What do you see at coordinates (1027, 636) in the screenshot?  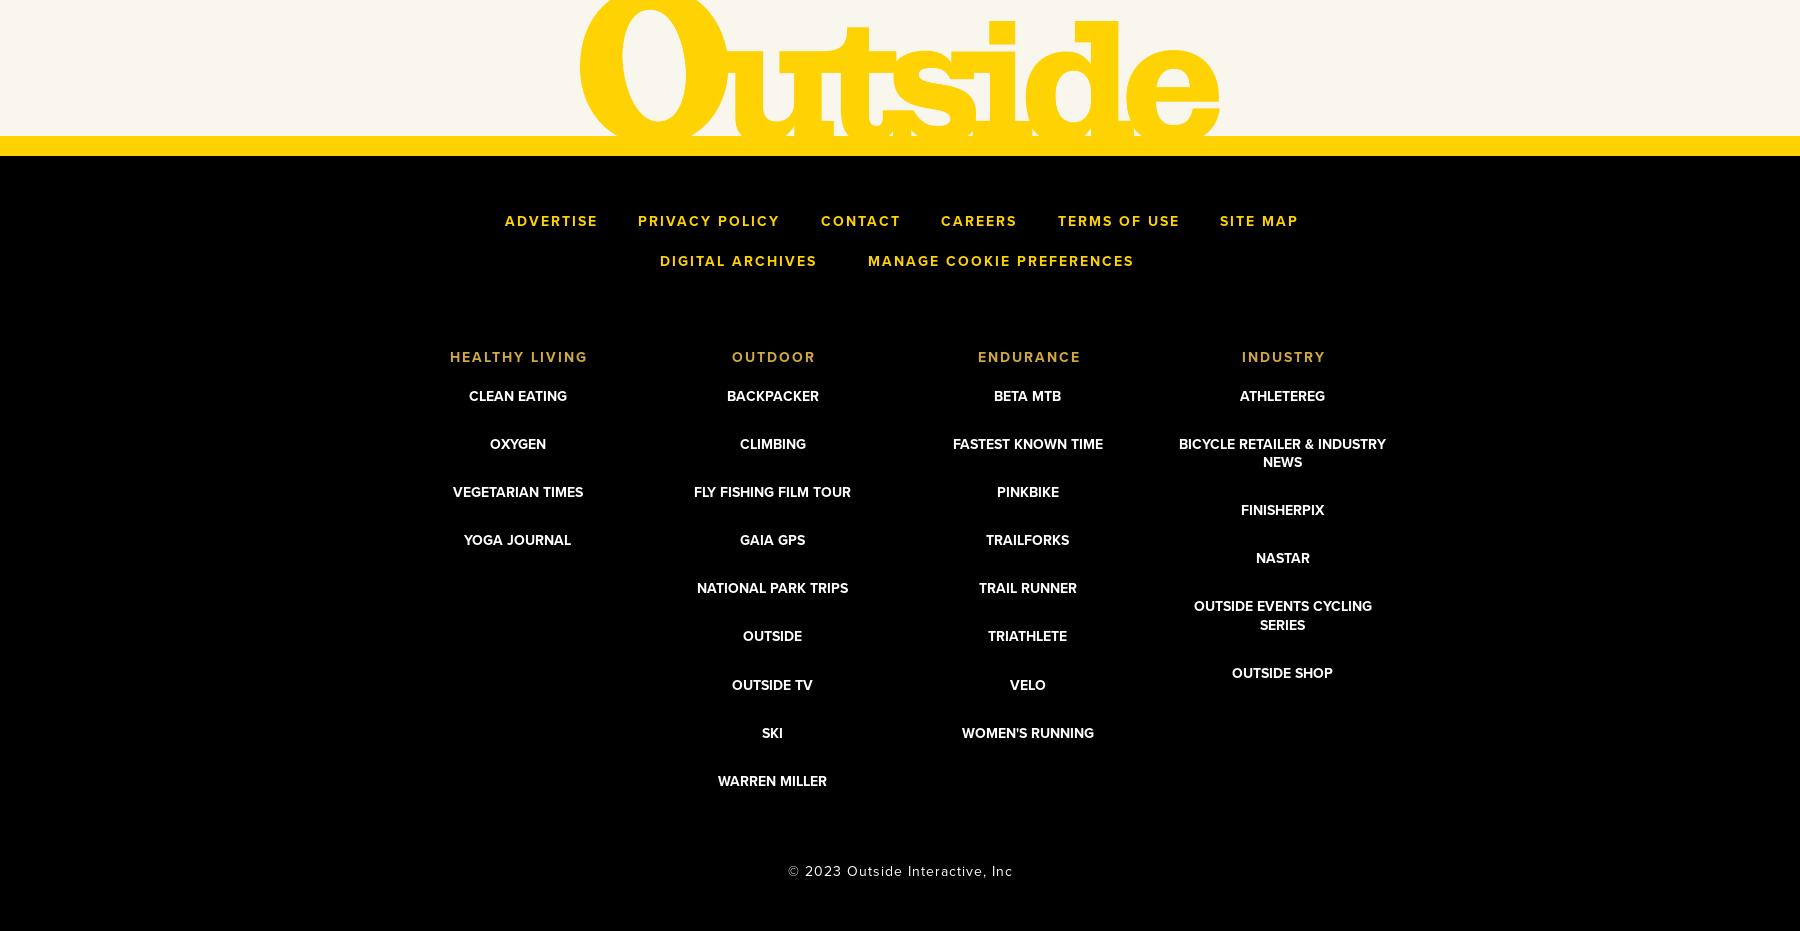 I see `'Triathlete'` at bounding box center [1027, 636].